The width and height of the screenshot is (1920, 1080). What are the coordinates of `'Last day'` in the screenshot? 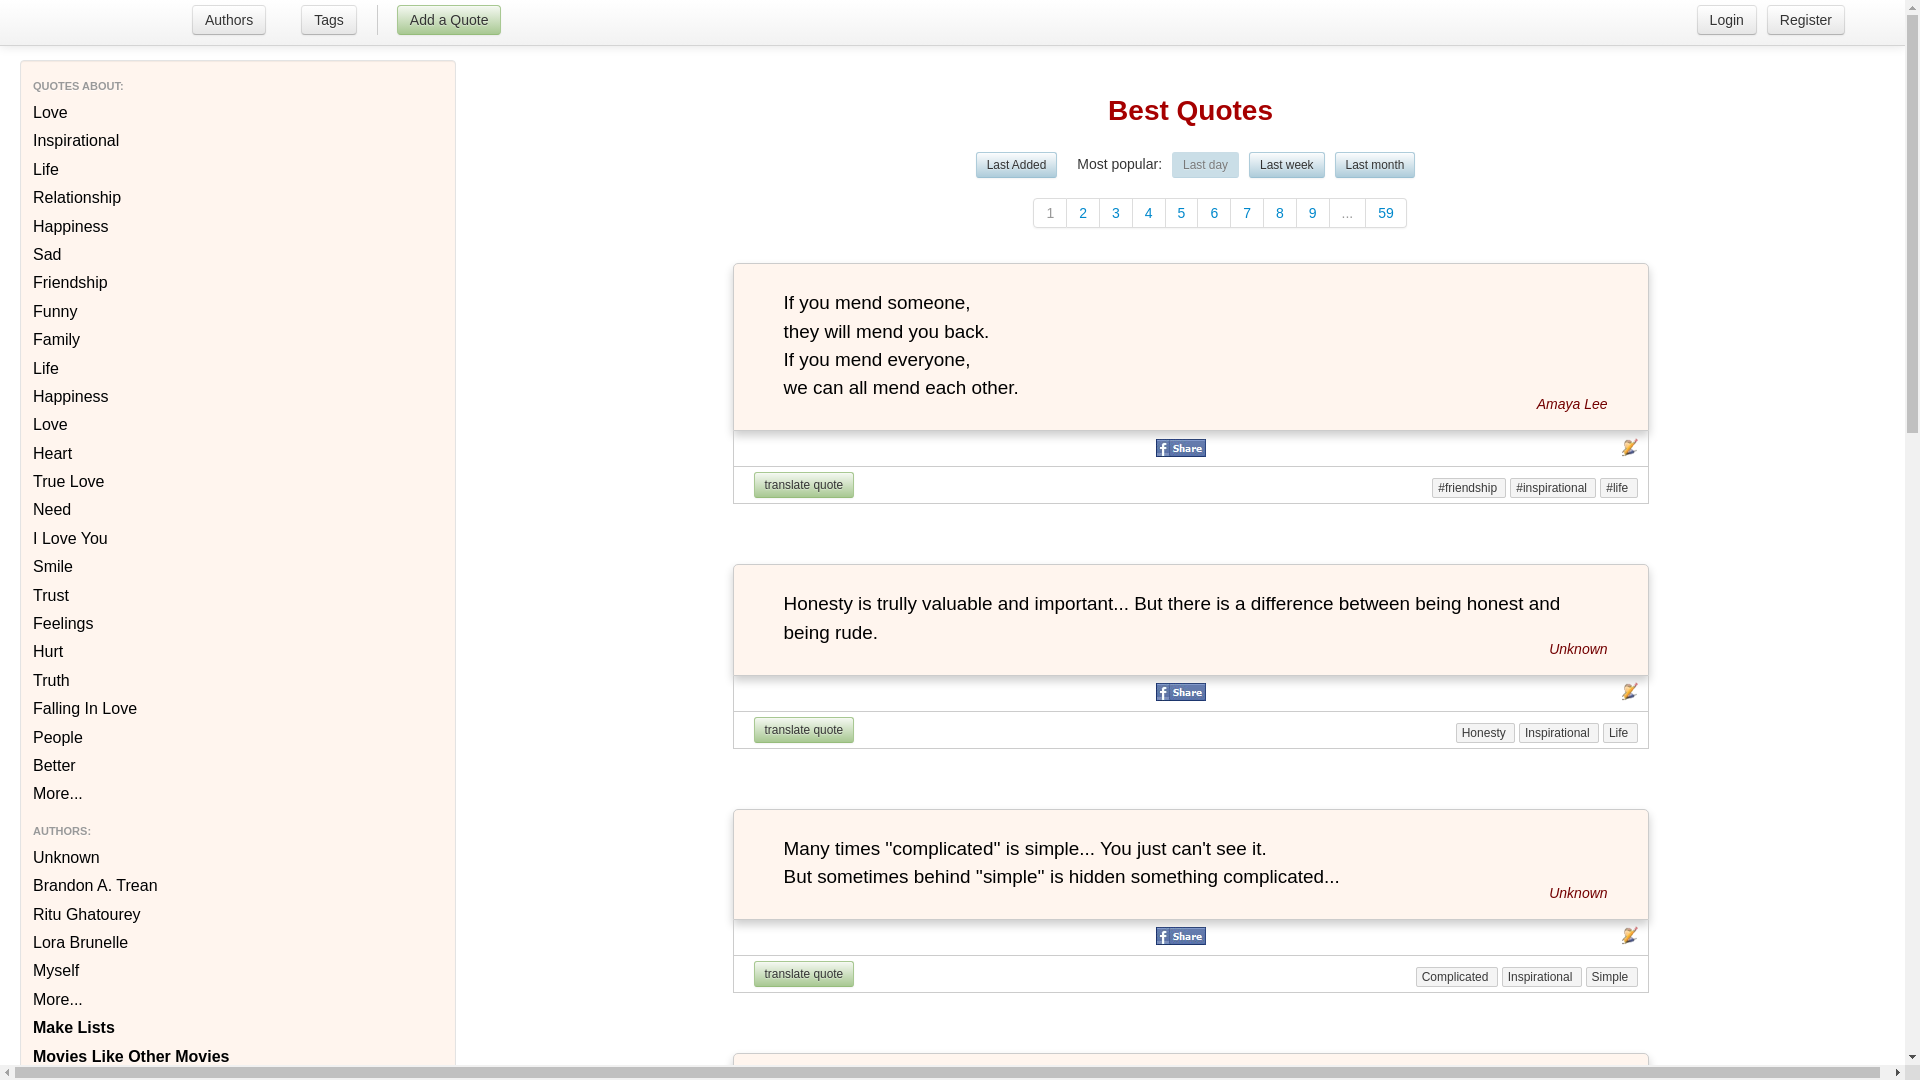 It's located at (1204, 164).